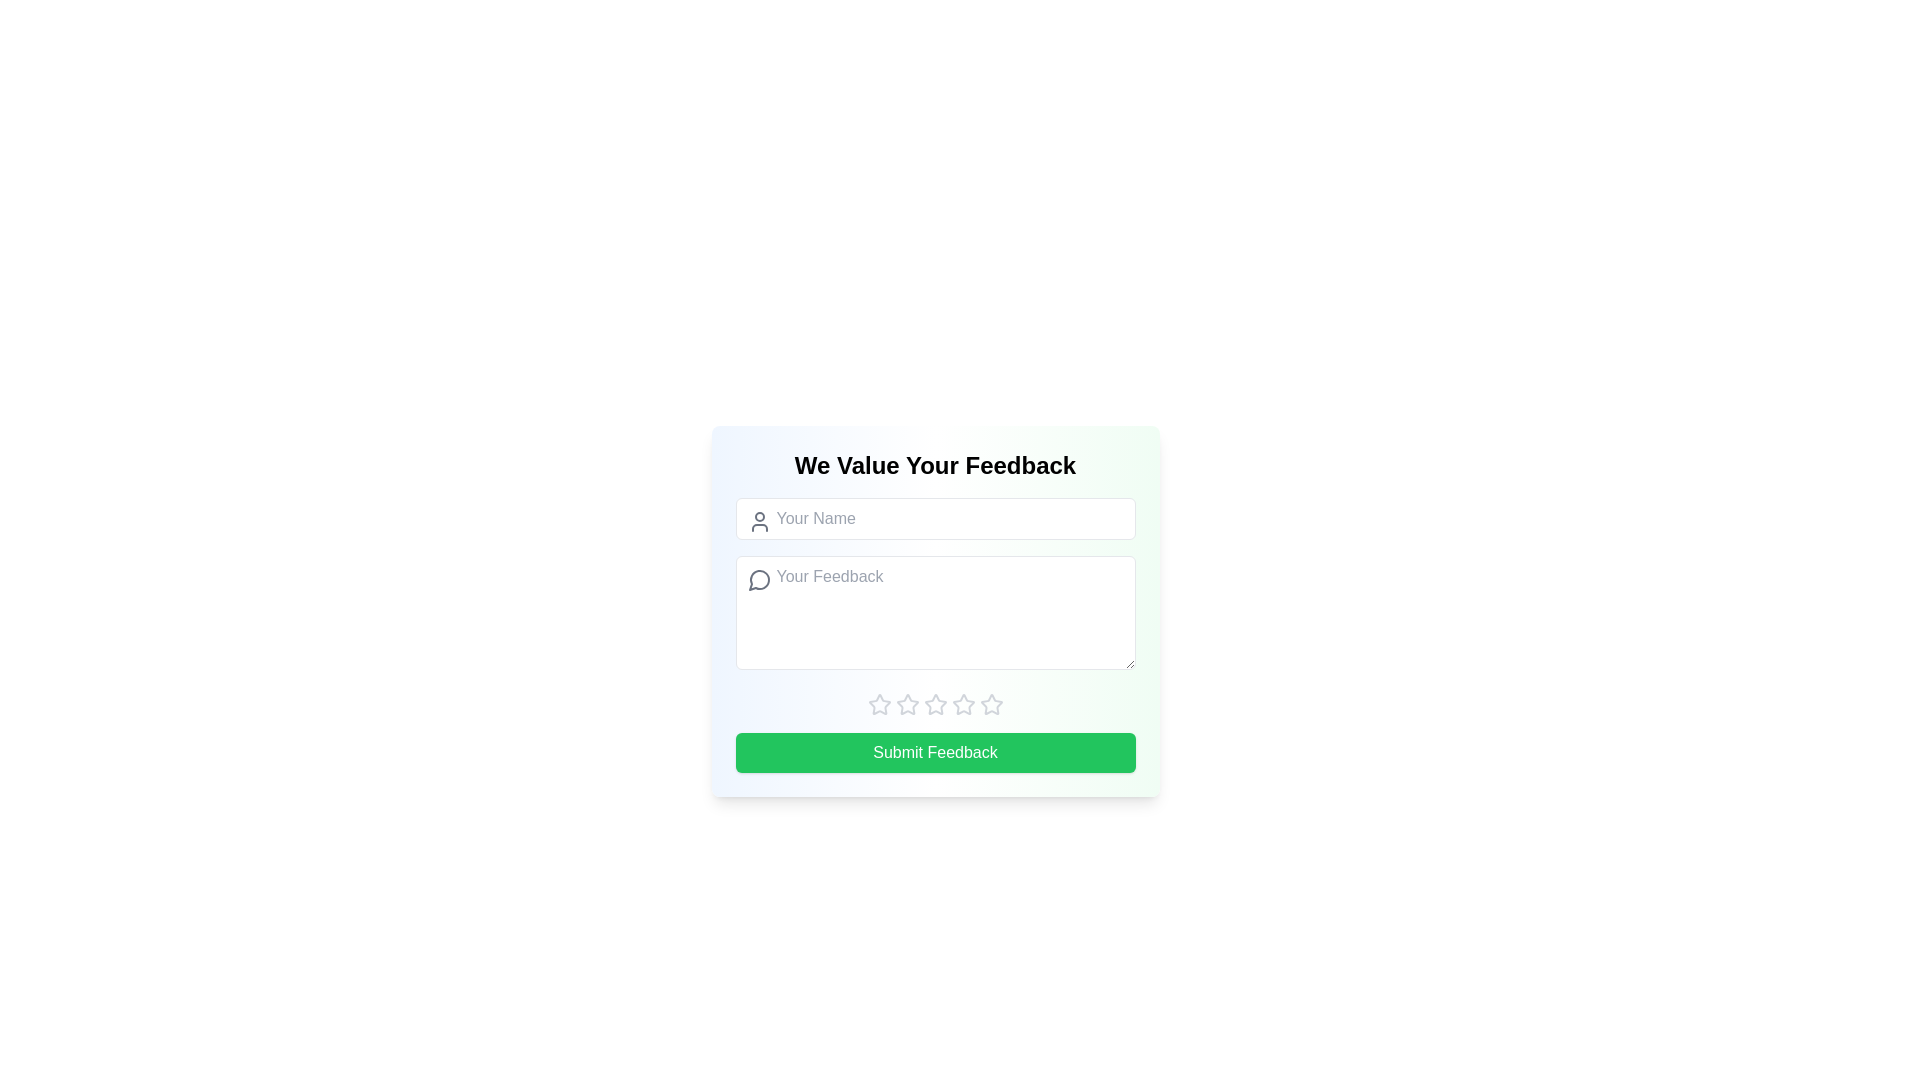  I want to click on the third star icon in the 1-5 star rating system, so click(934, 703).